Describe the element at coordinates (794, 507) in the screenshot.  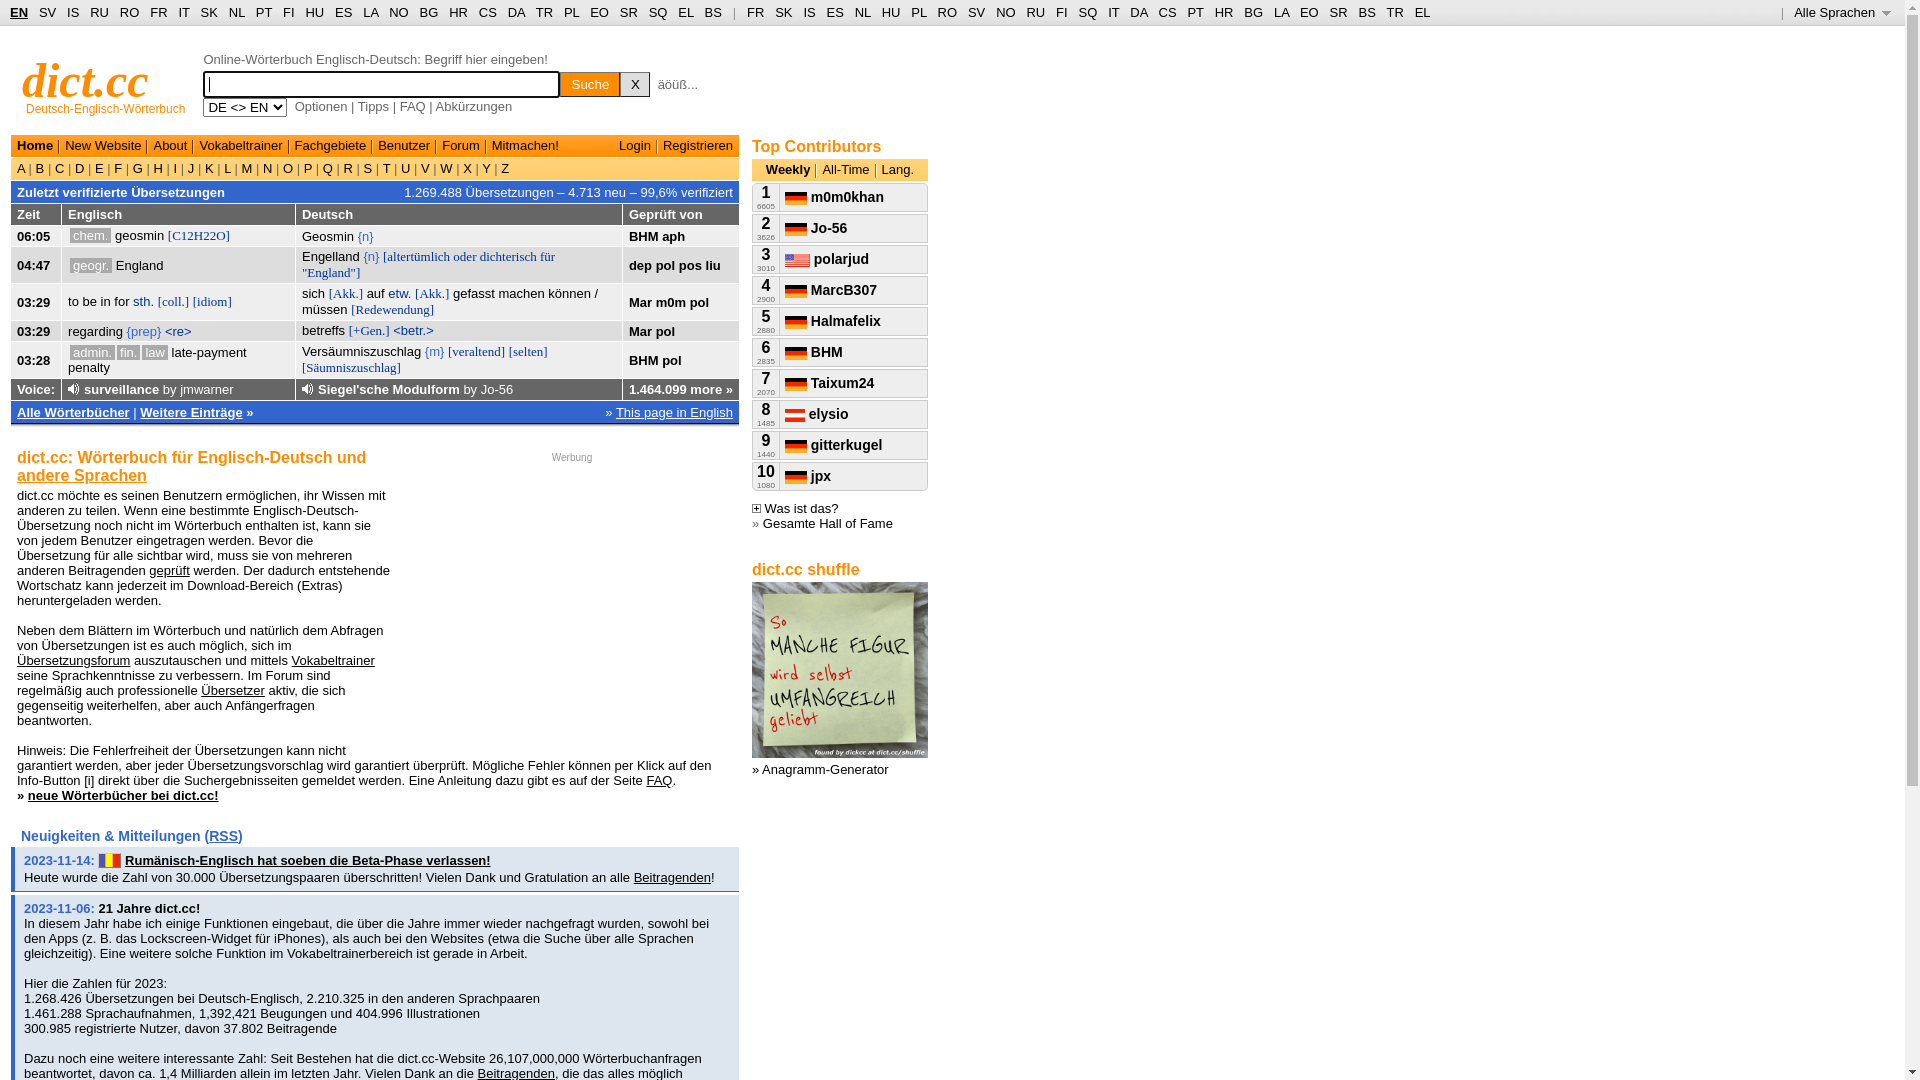
I see `'Was ist das?'` at that location.